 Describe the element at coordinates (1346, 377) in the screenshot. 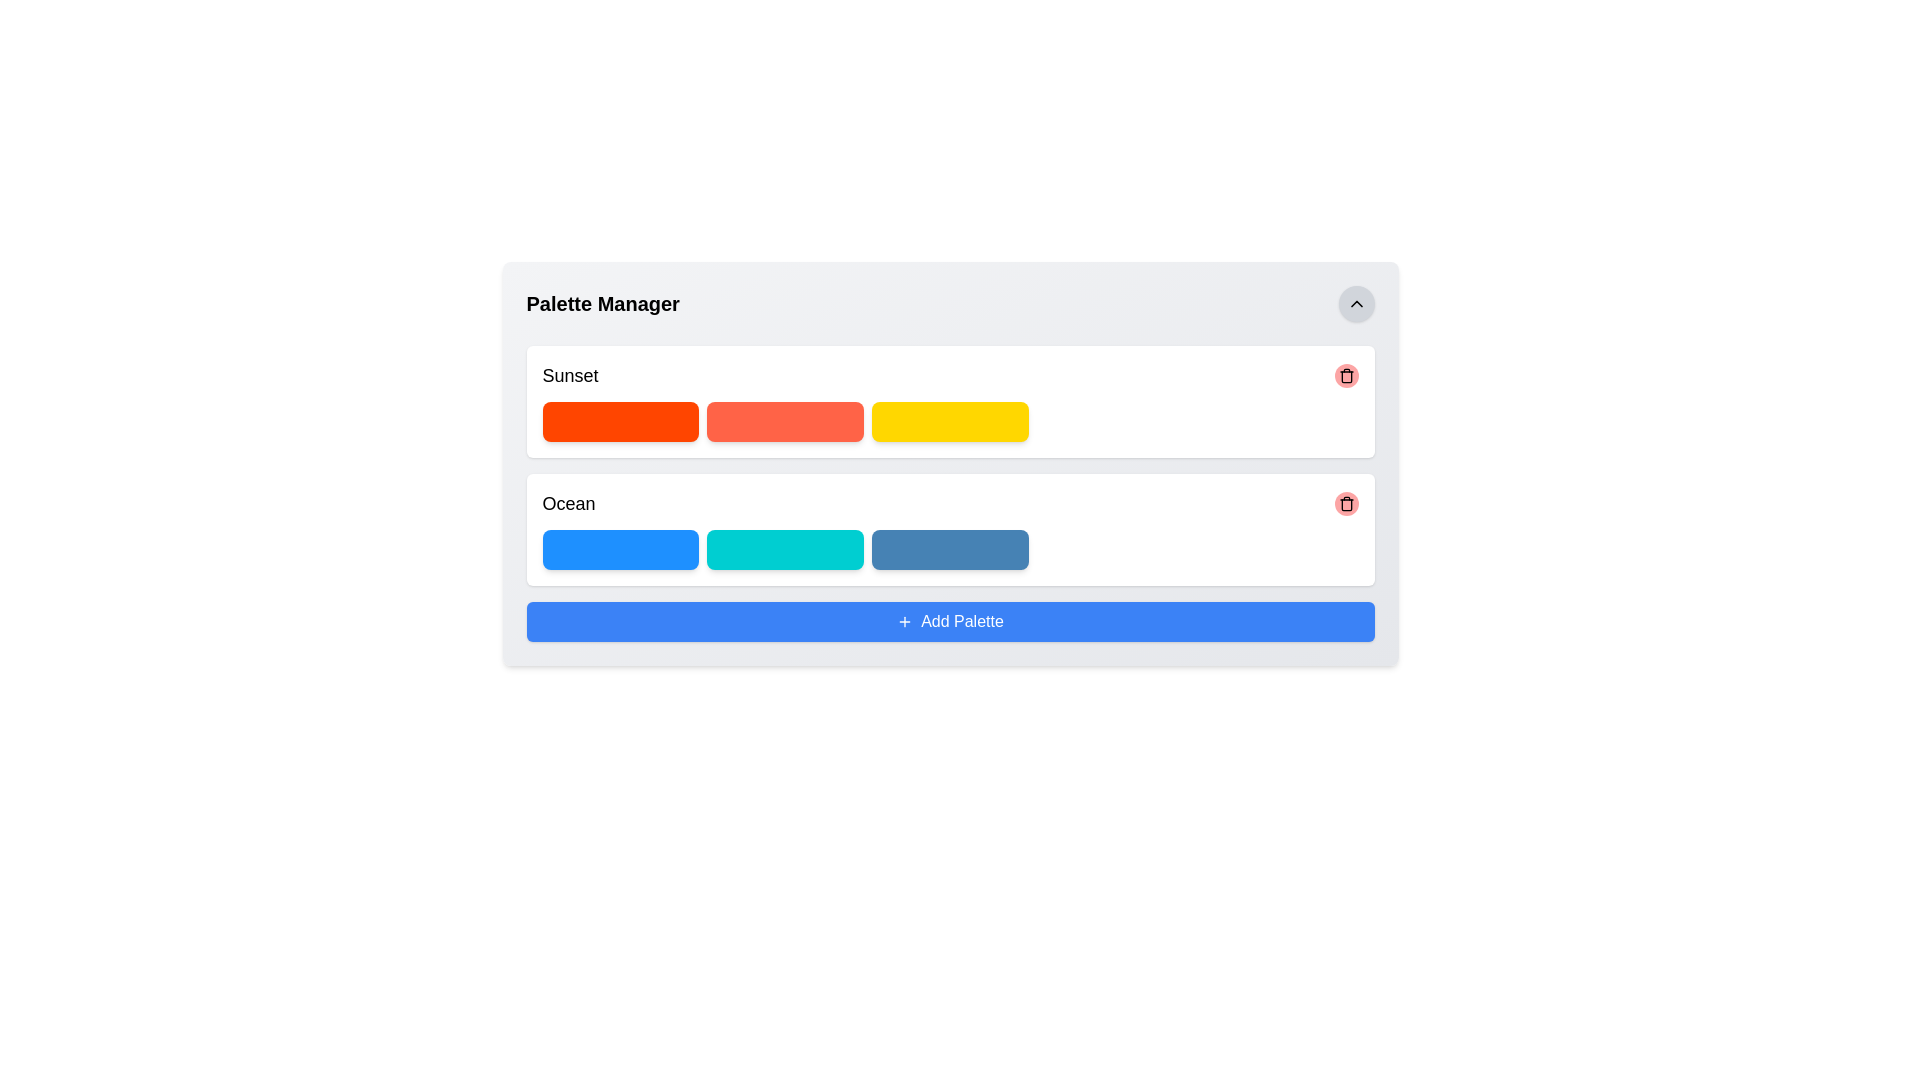

I see `trash can icon element, which is a minimalist vector design located in the bottom-right corner of the interface, for development purposes` at that location.